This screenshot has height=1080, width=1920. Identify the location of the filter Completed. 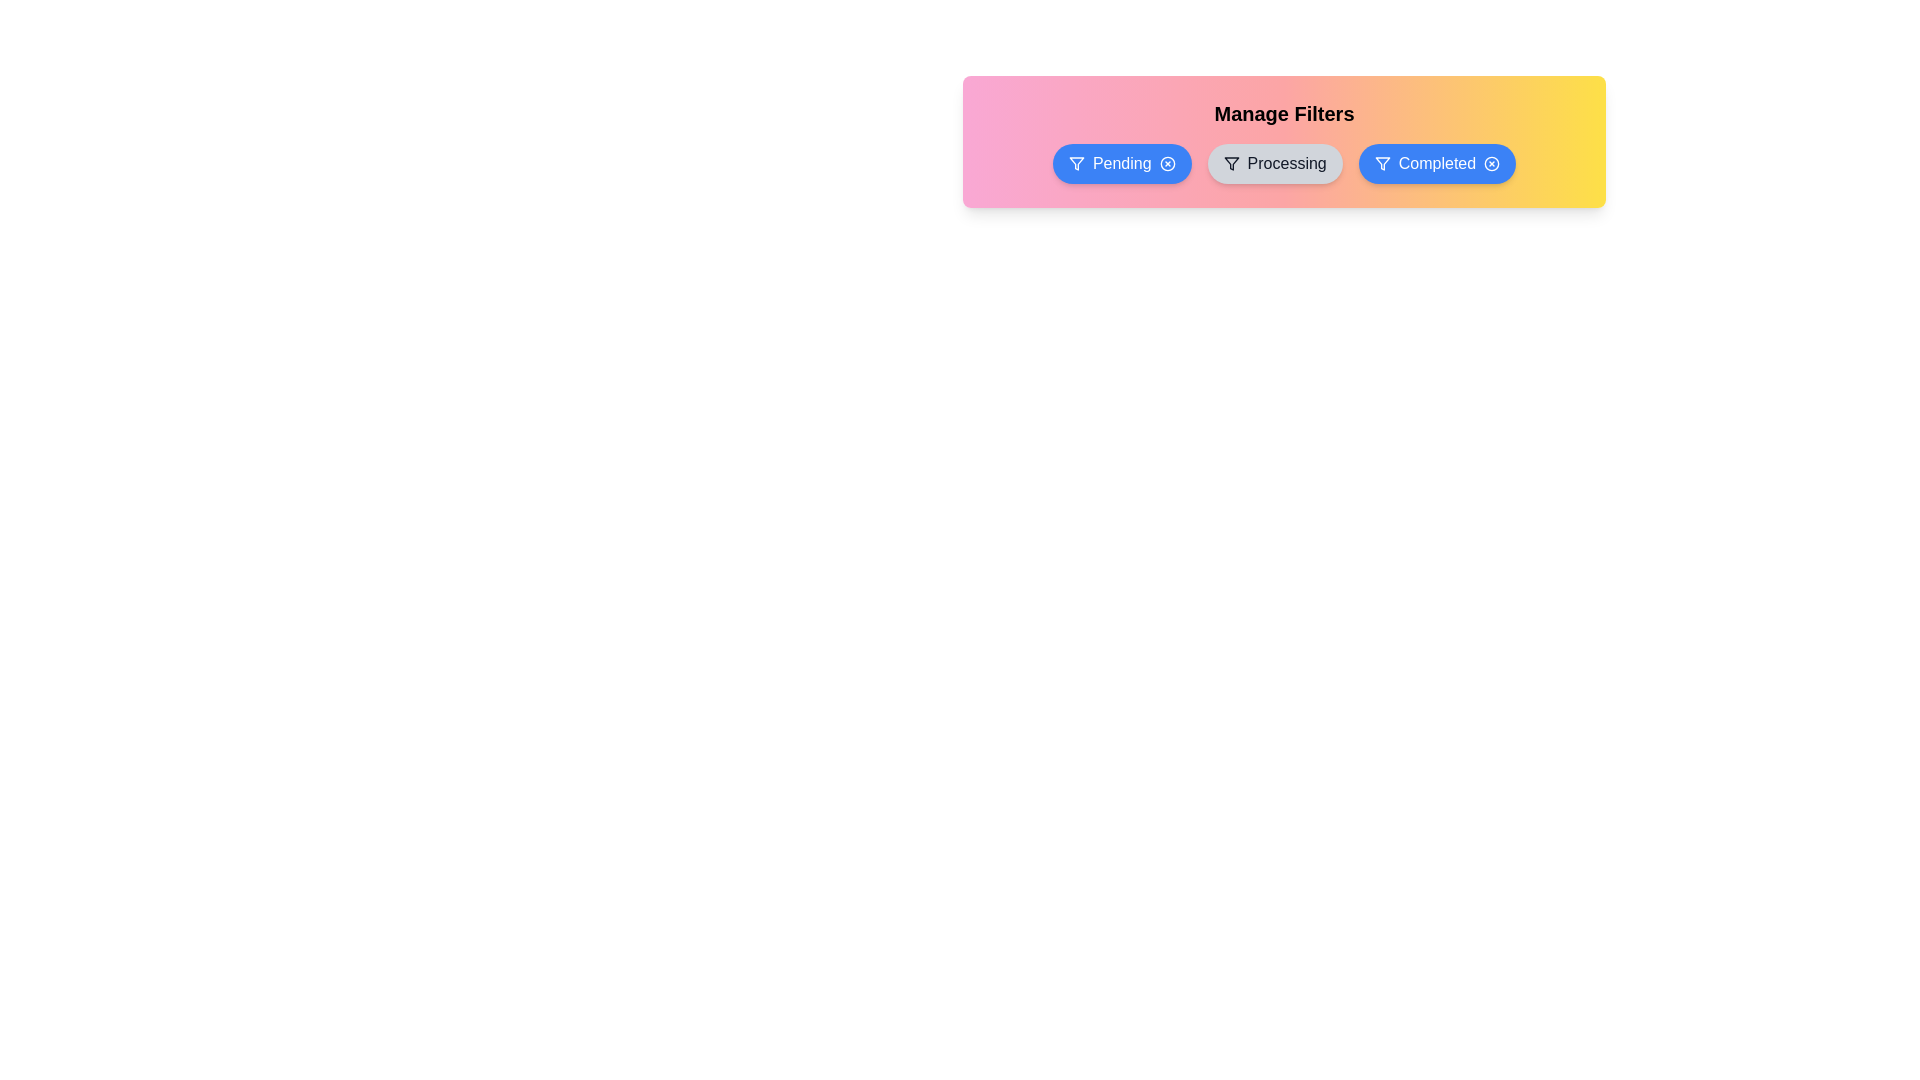
(1435, 163).